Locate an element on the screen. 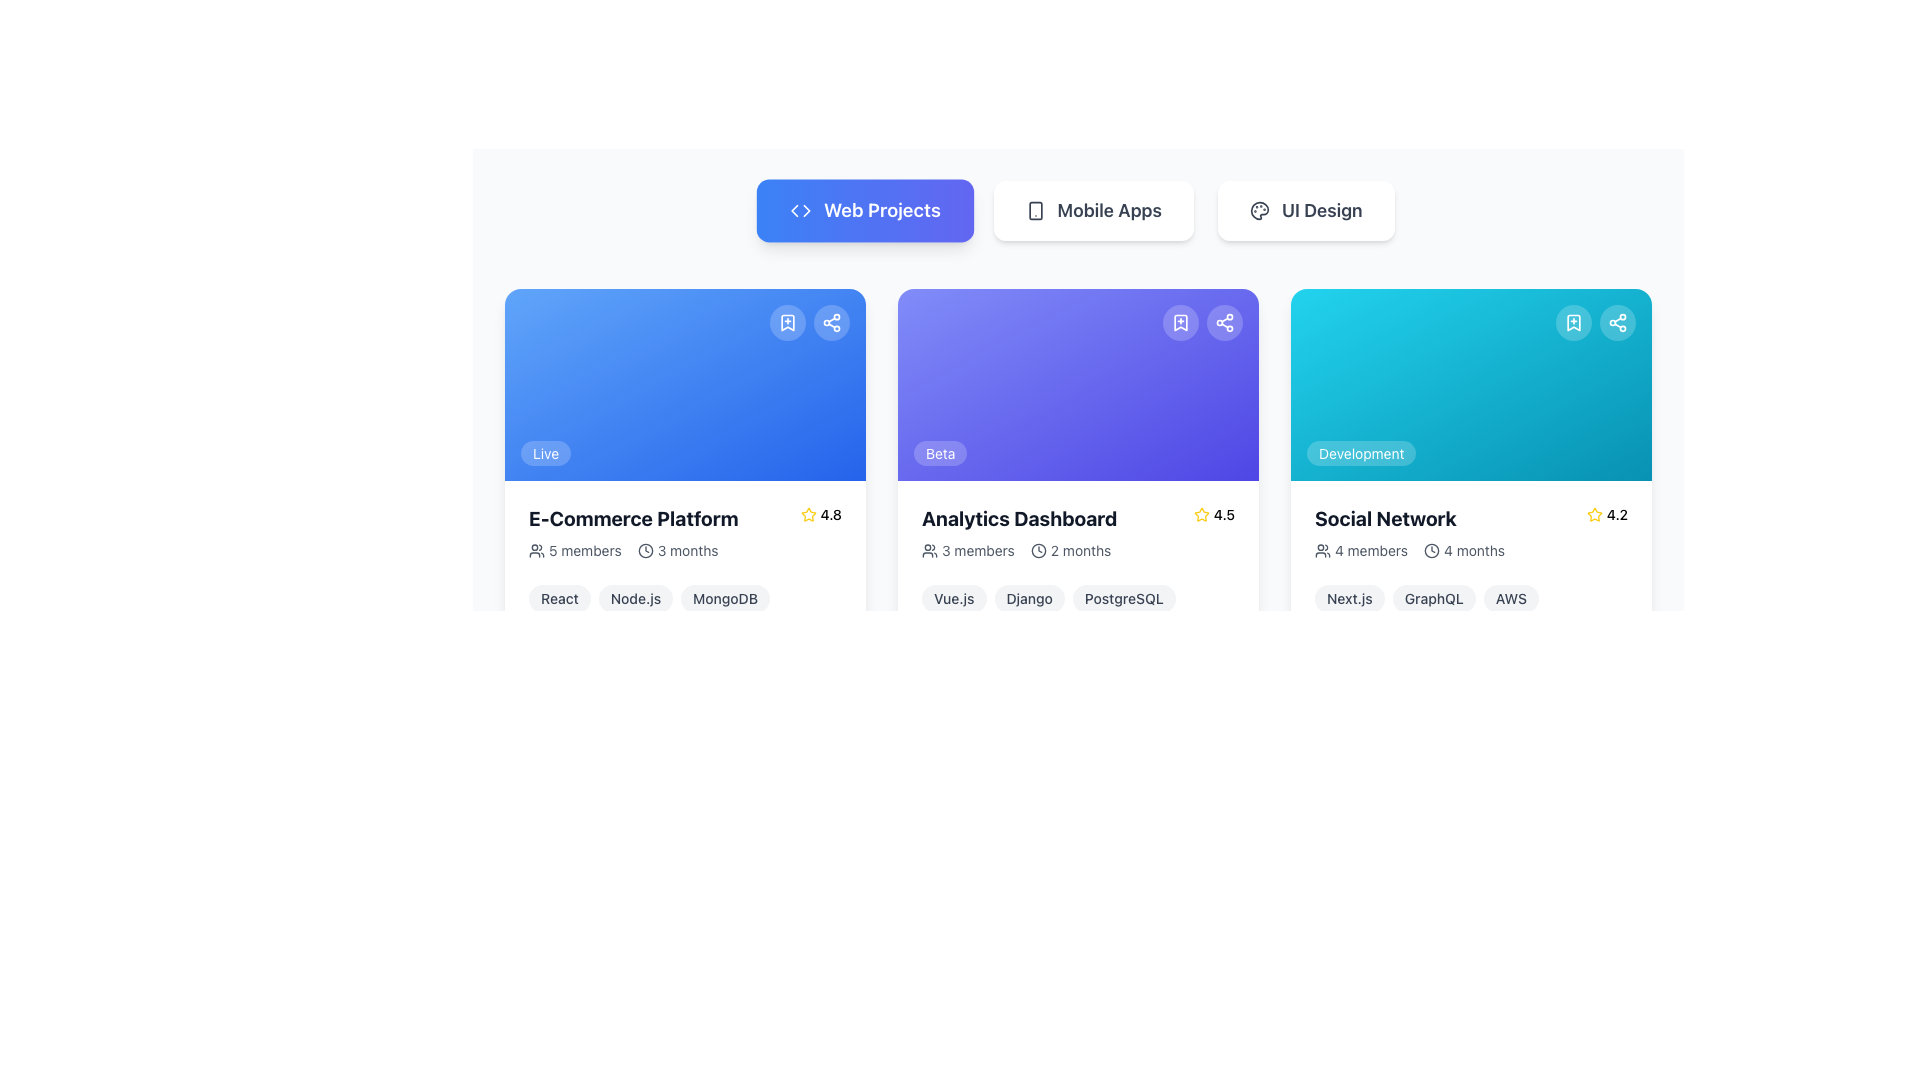  informational text block that provides details about the 'E-Commerce Platform' project, including its rating, number of members, and duration is located at coordinates (685, 531).